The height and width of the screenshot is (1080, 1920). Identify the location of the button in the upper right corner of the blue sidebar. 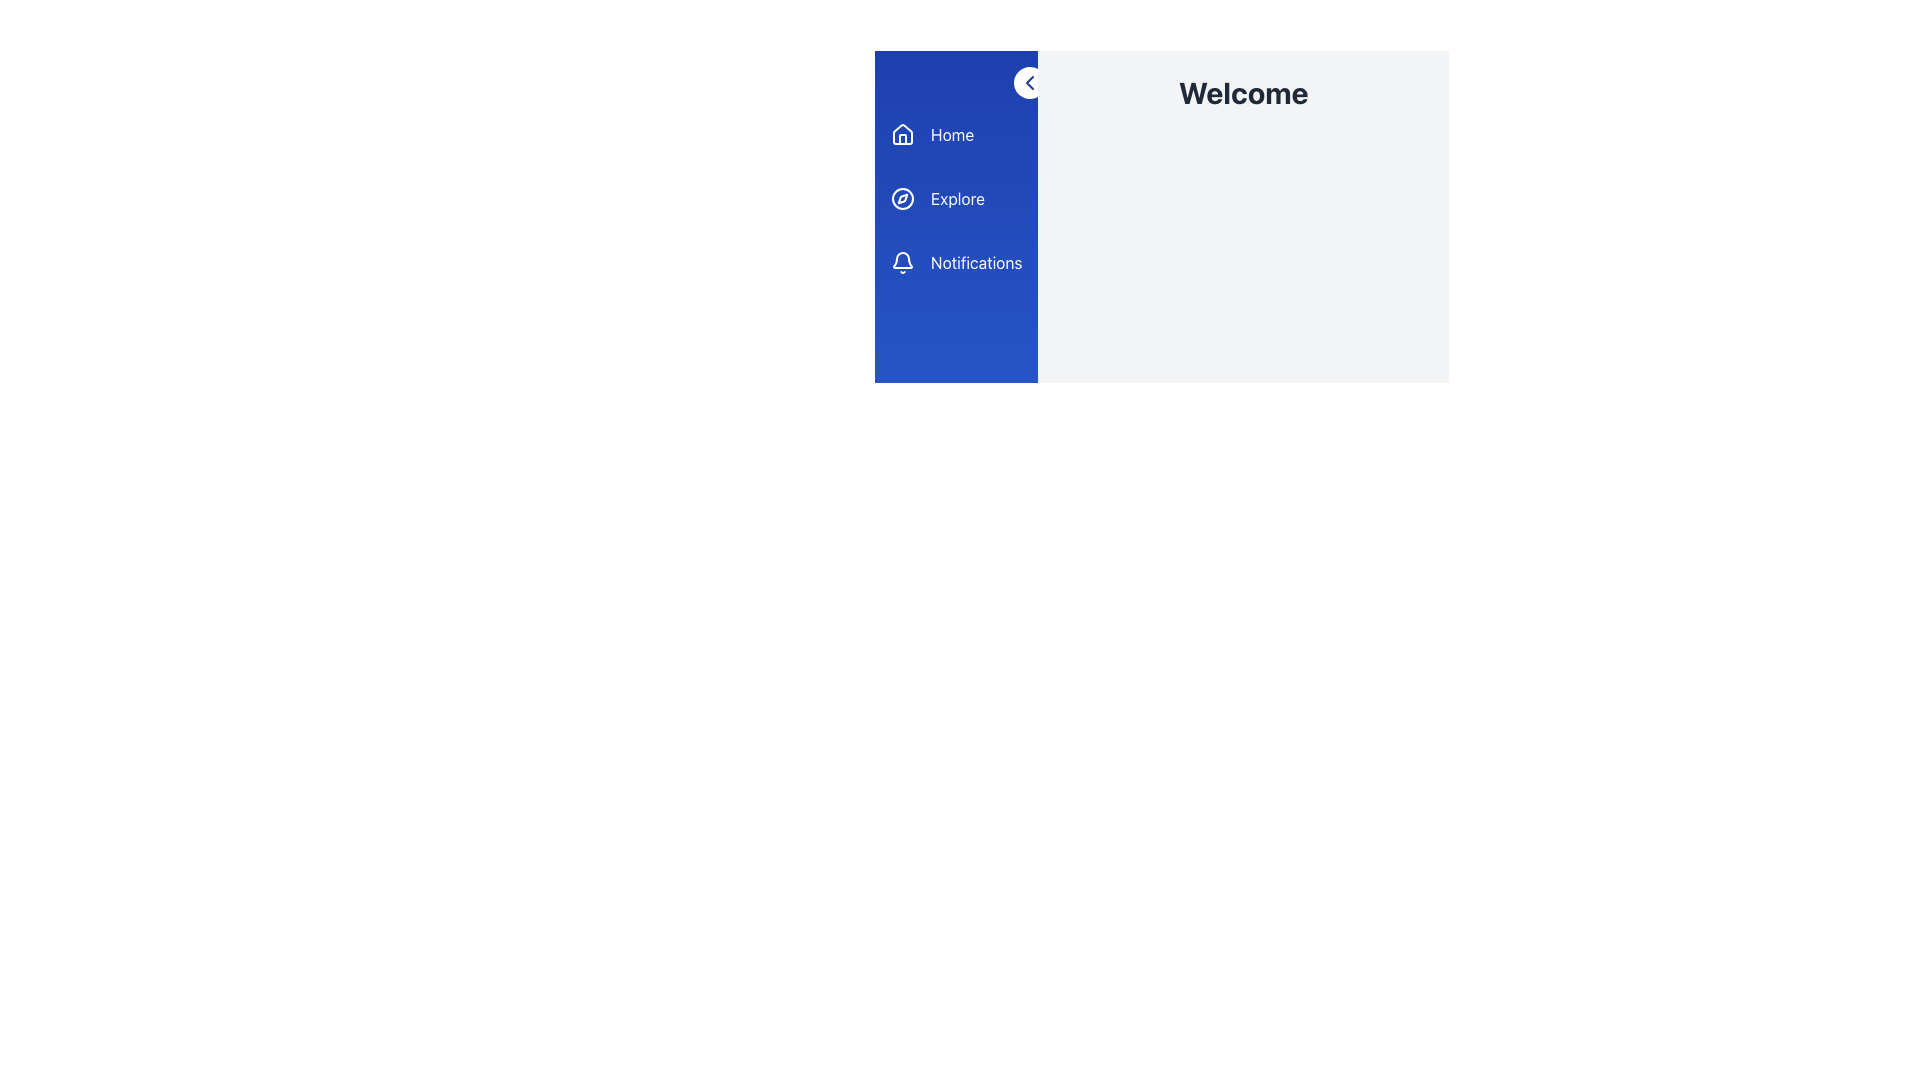
(1030, 82).